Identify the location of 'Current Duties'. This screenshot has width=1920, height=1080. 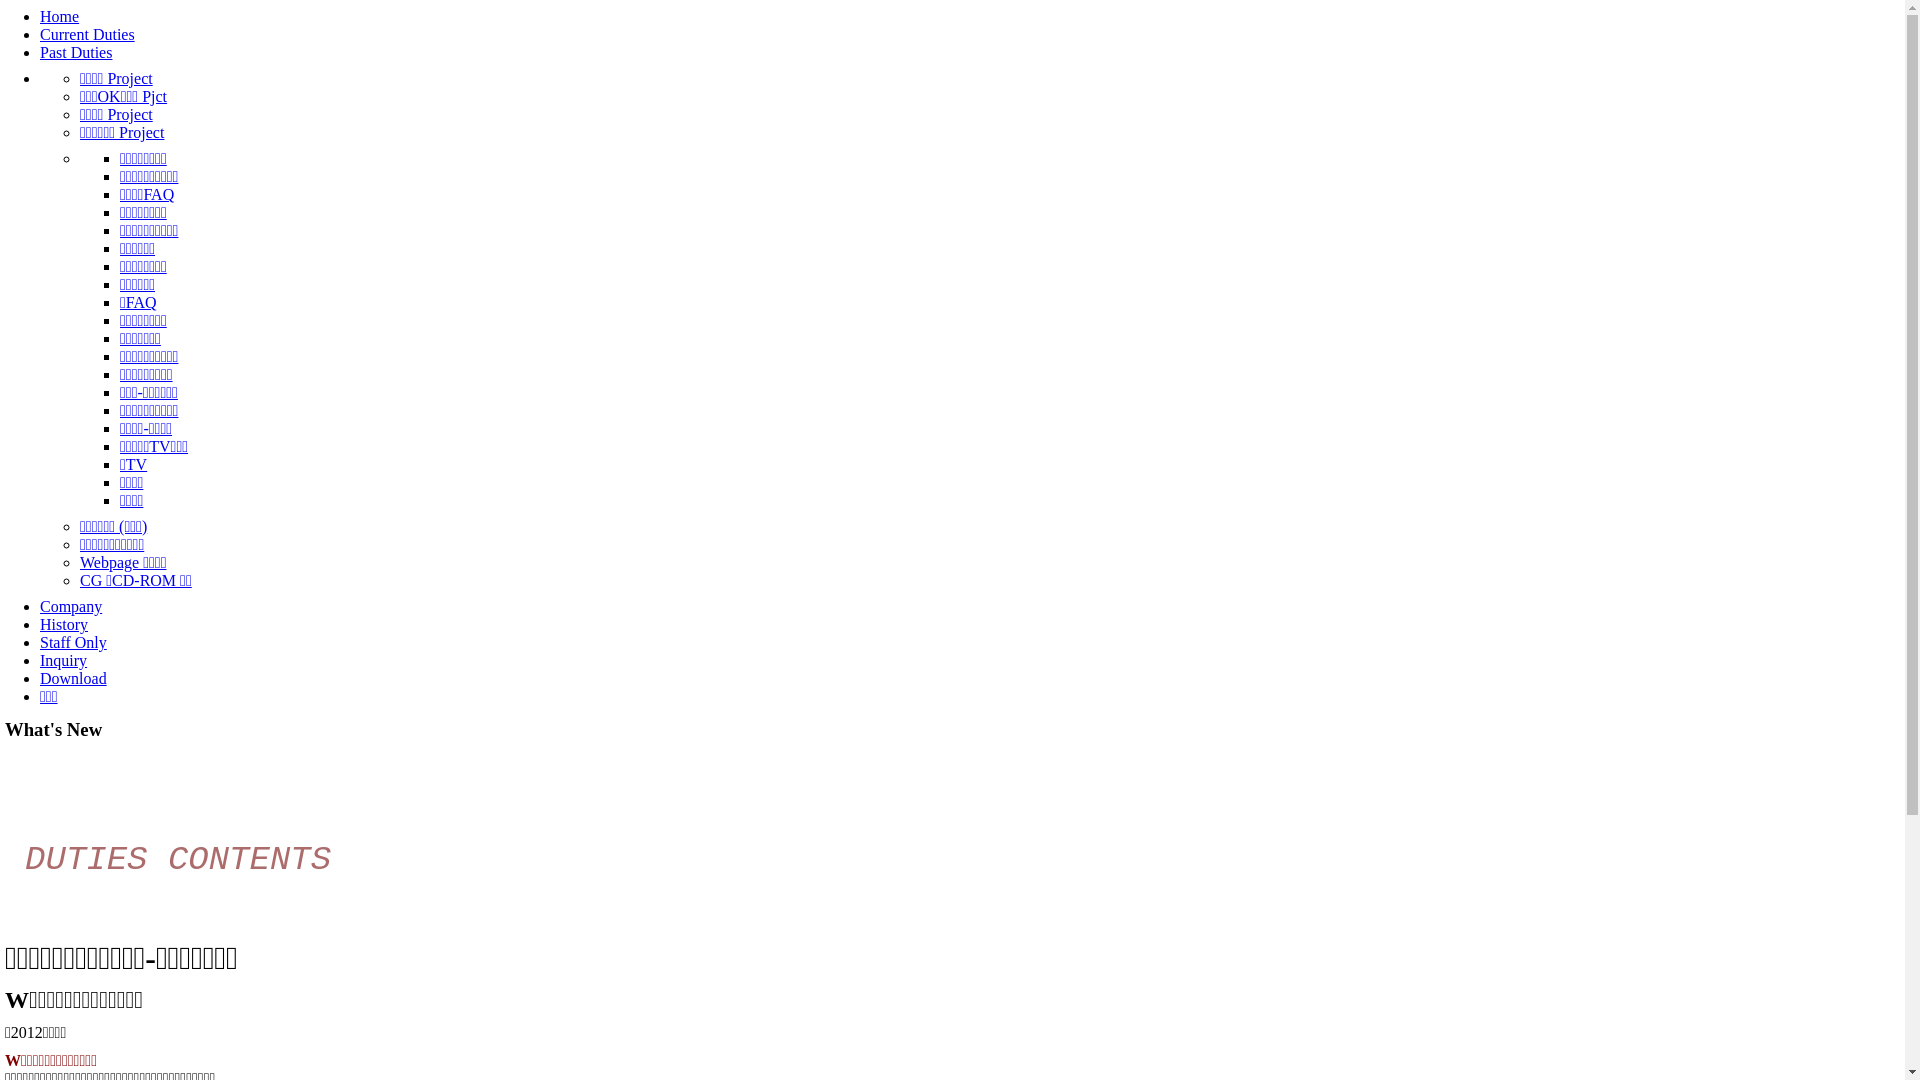
(86, 34).